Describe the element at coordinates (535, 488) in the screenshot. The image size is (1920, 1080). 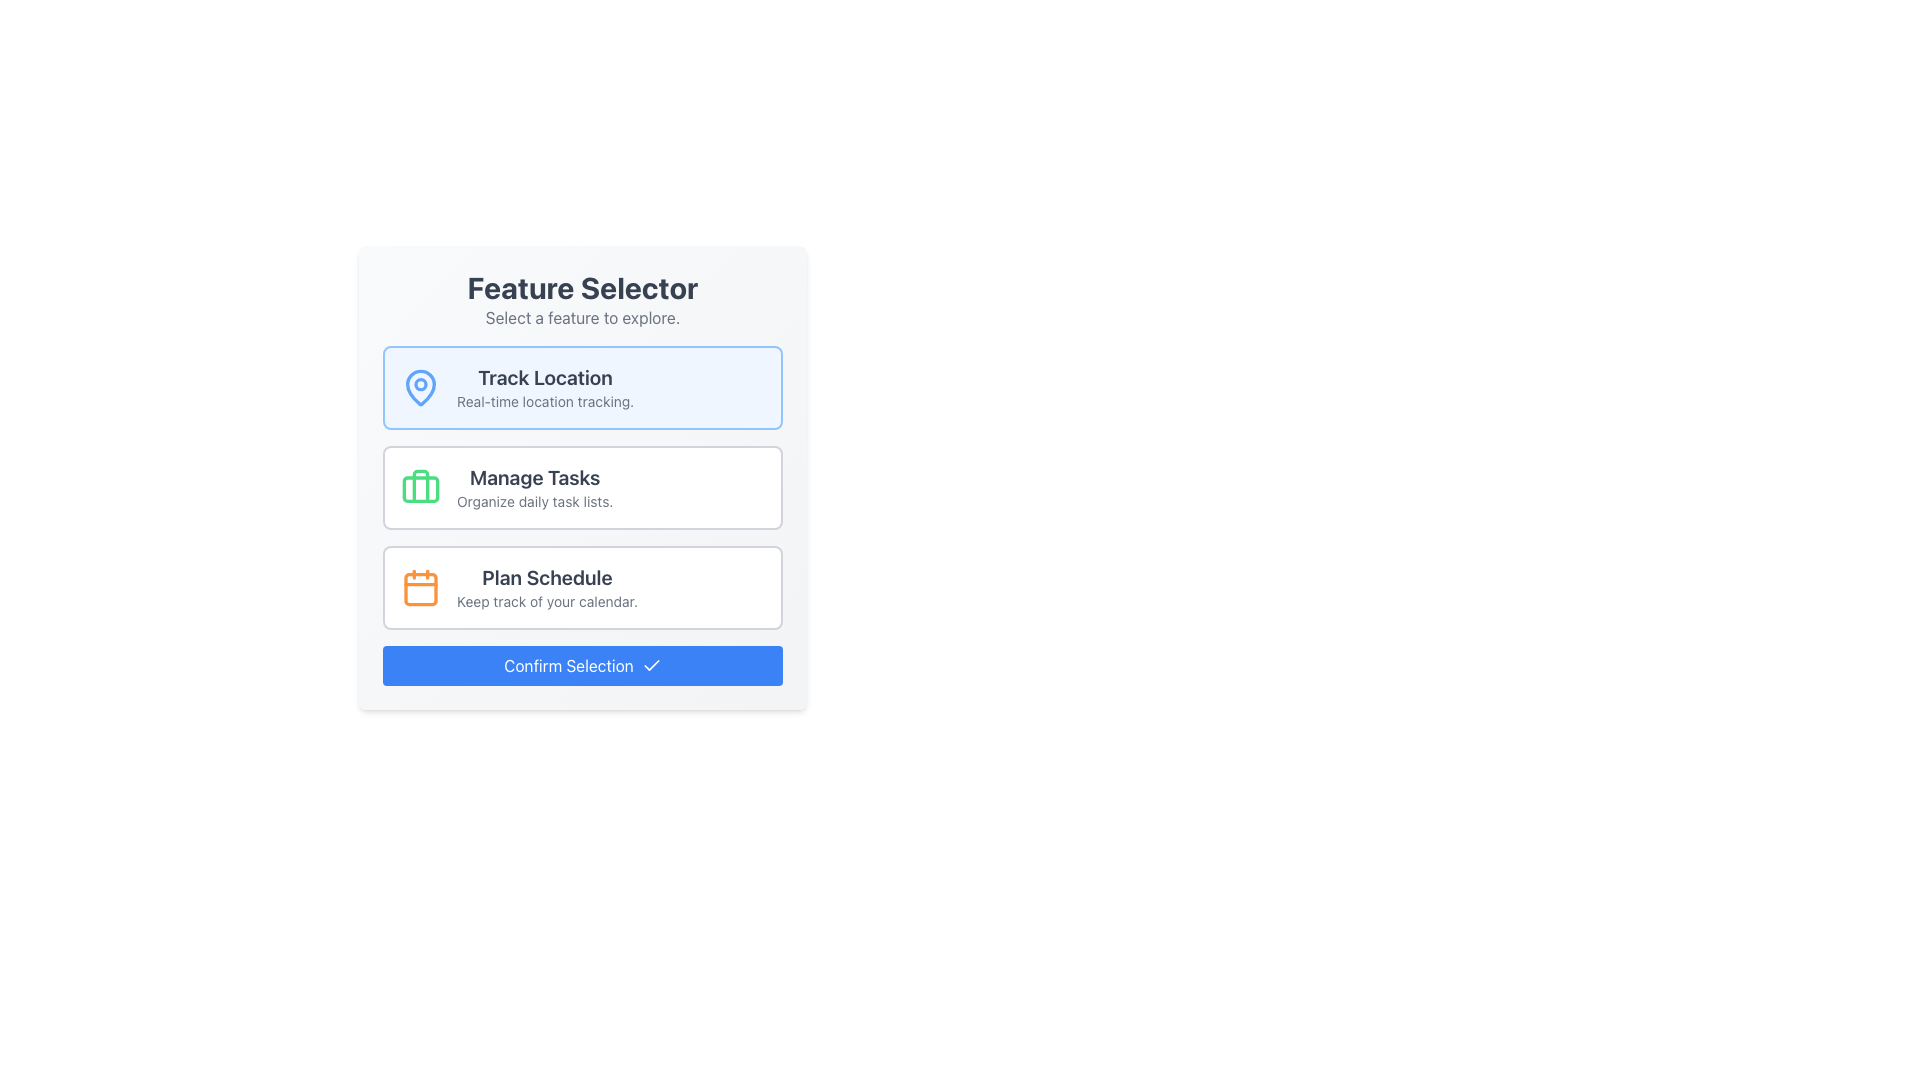
I see `the 'Manage Tasks' text label, which features a bold gray heading and a lighter gray subtext, positioned between 'Track Location' and 'Plan Schedule'` at that location.